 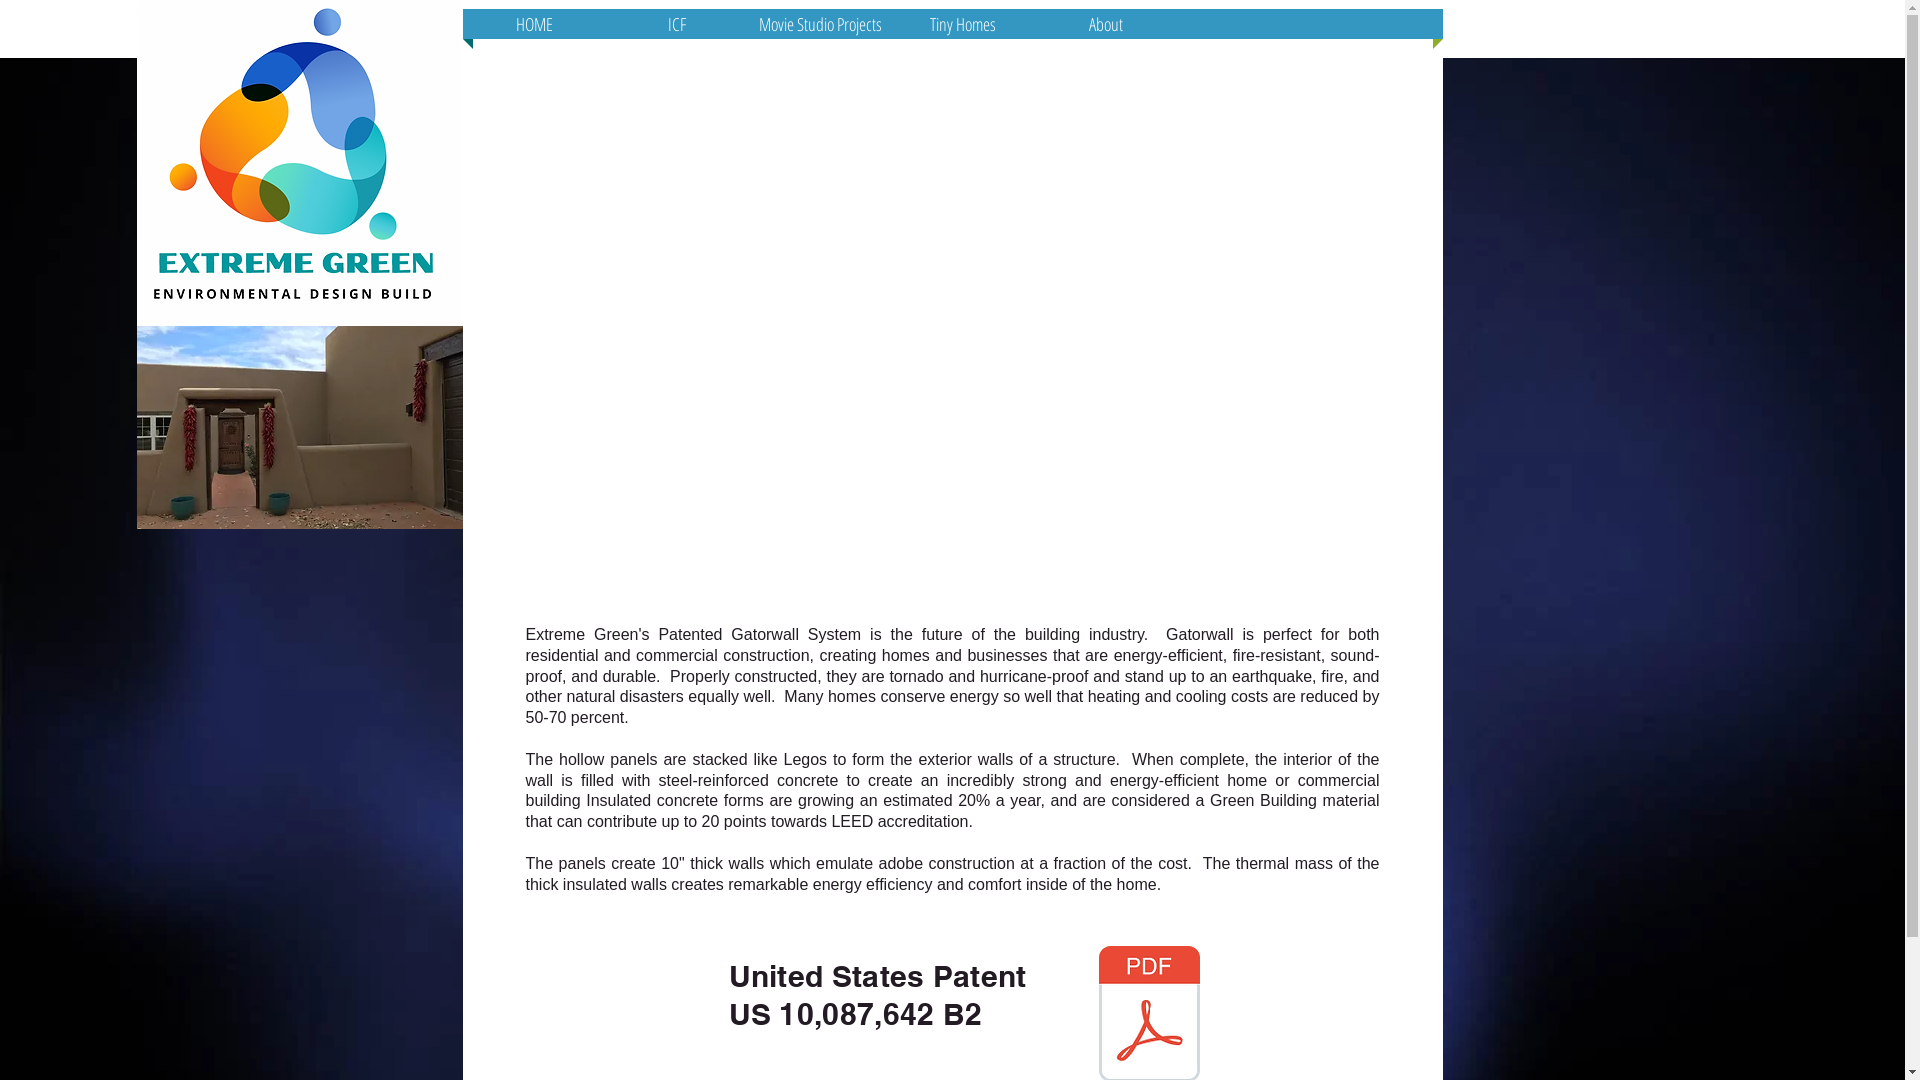 I want to click on 'About', so click(x=1104, y=23).